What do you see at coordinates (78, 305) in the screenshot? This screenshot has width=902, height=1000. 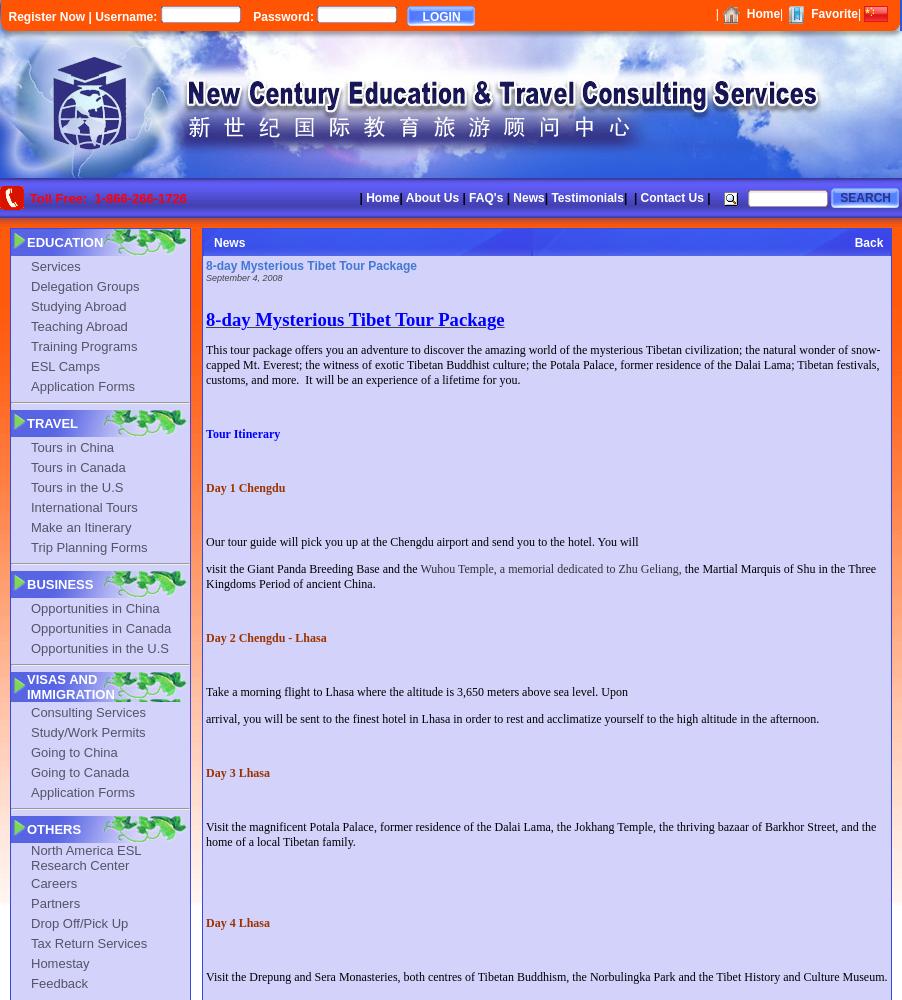 I see `'Studying Abroad'` at bounding box center [78, 305].